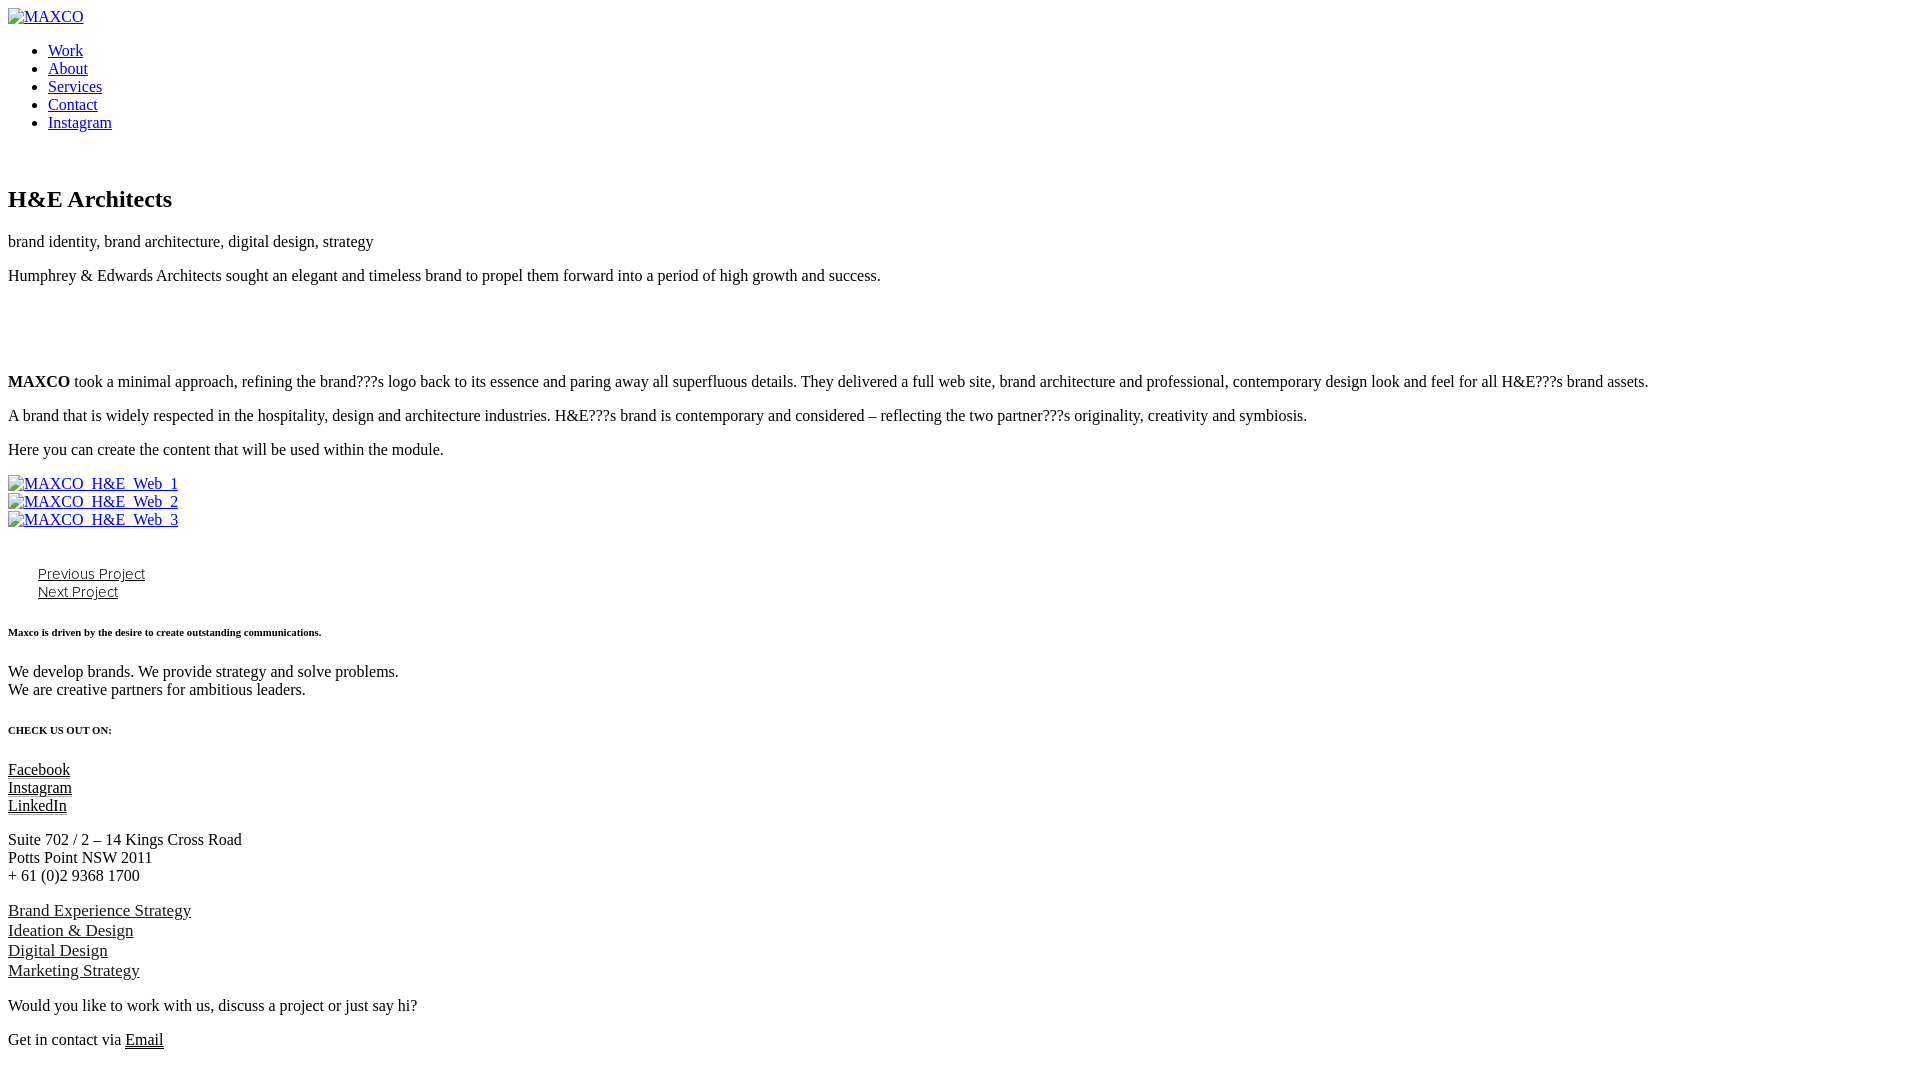  I want to click on 'Work', so click(48, 49).